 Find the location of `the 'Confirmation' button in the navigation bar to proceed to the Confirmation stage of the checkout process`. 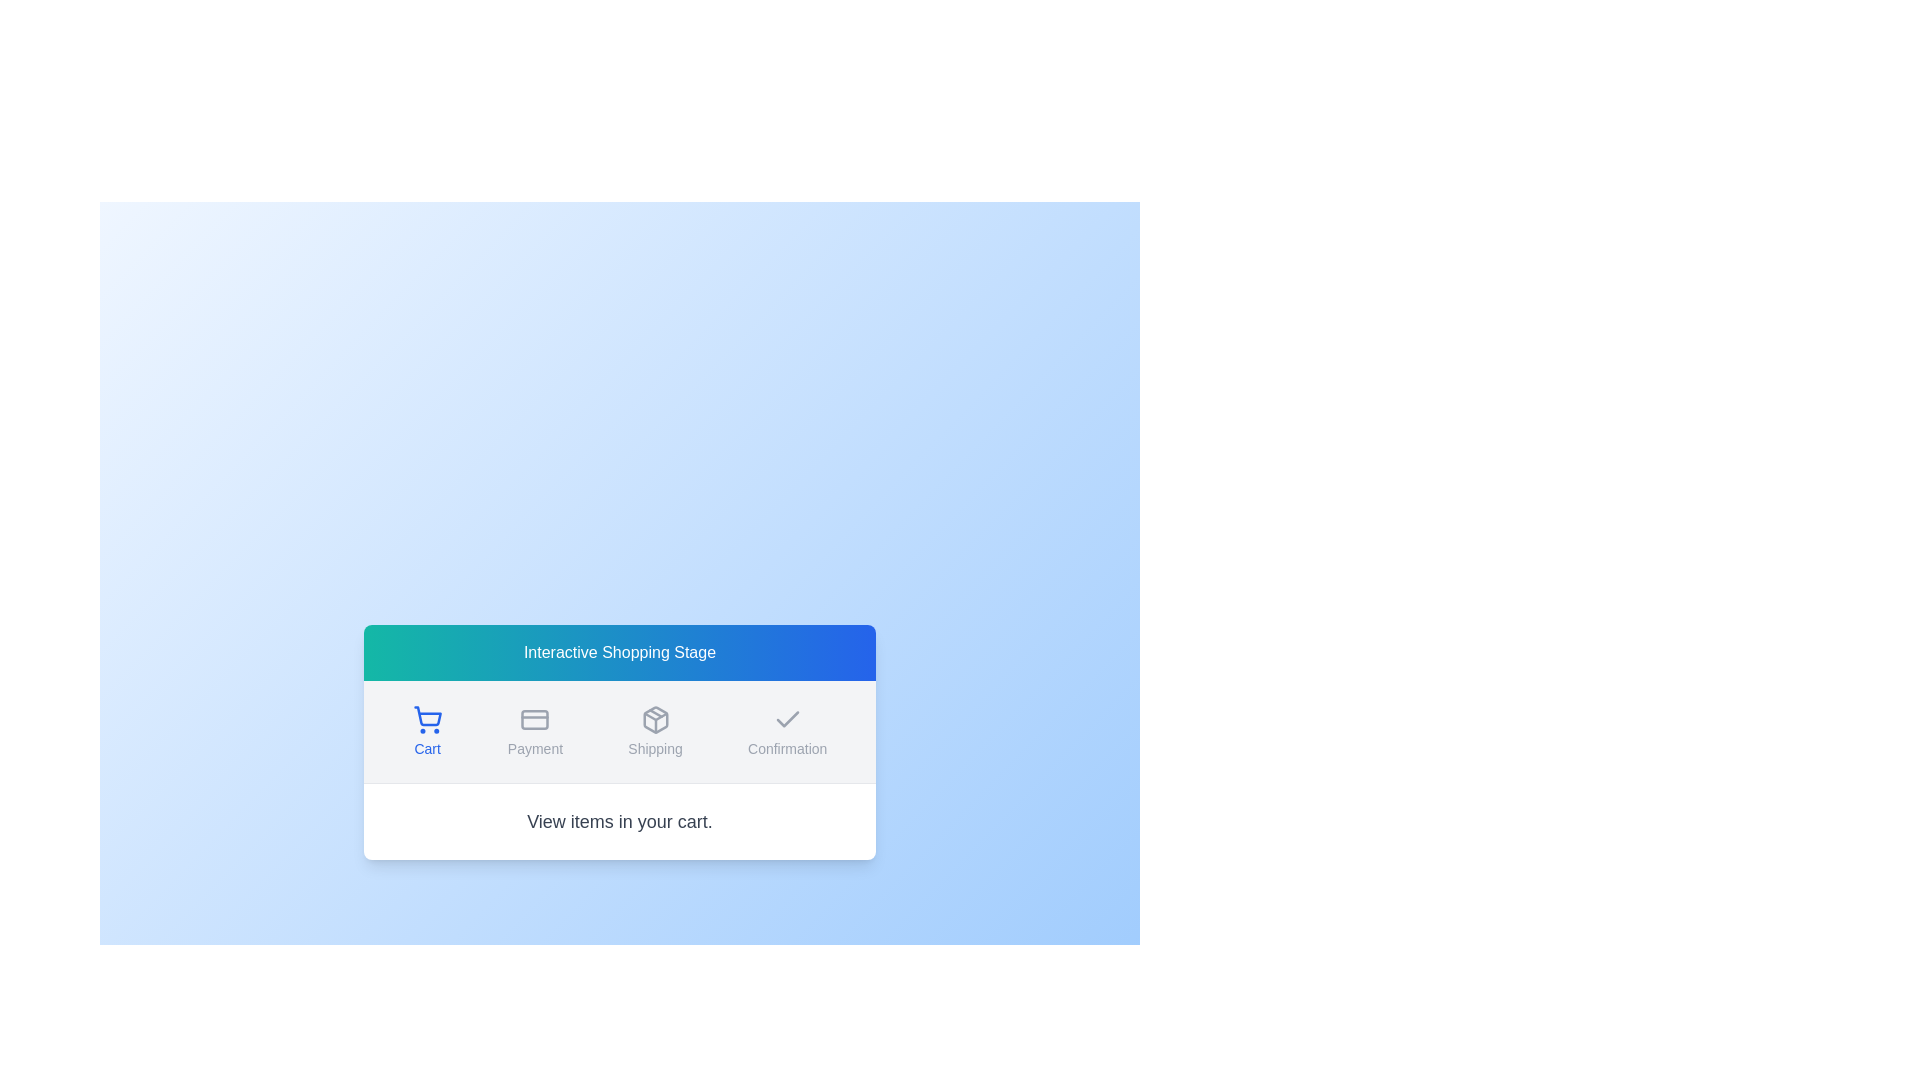

the 'Confirmation' button in the navigation bar to proceed to the Confirmation stage of the checkout process is located at coordinates (786, 731).